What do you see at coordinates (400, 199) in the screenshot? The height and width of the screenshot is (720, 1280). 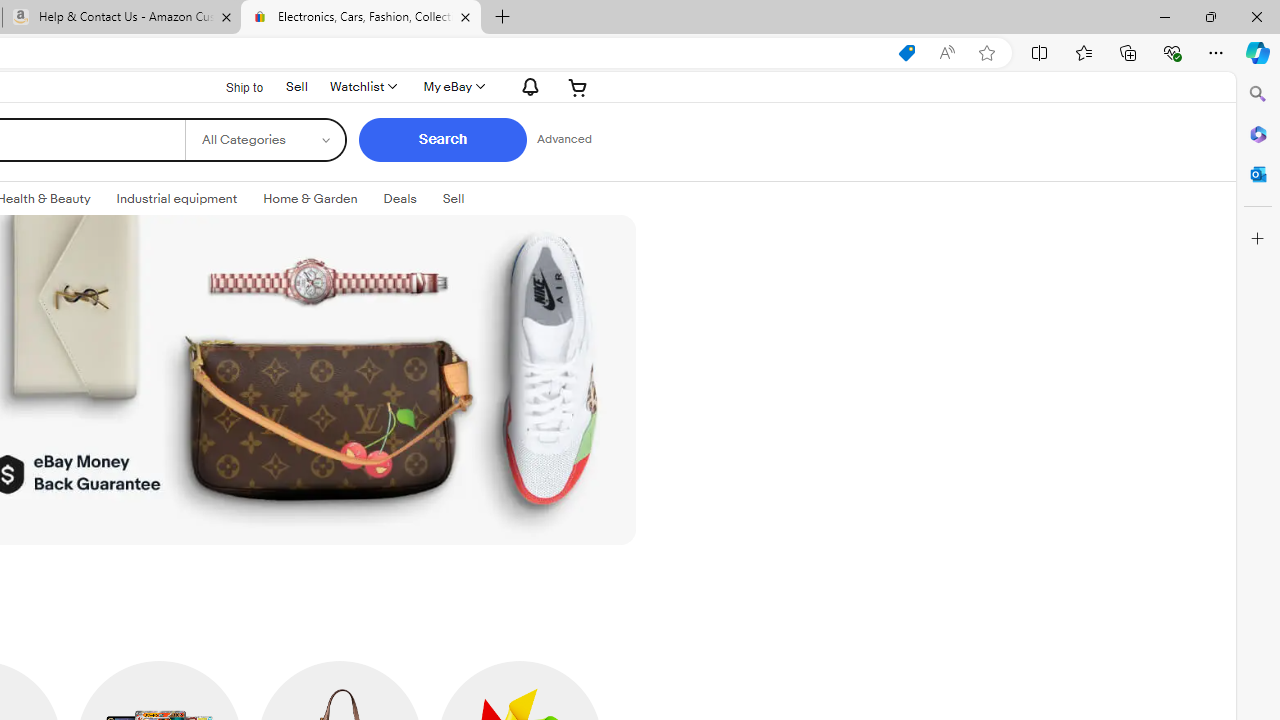 I see `'Deals'` at bounding box center [400, 199].